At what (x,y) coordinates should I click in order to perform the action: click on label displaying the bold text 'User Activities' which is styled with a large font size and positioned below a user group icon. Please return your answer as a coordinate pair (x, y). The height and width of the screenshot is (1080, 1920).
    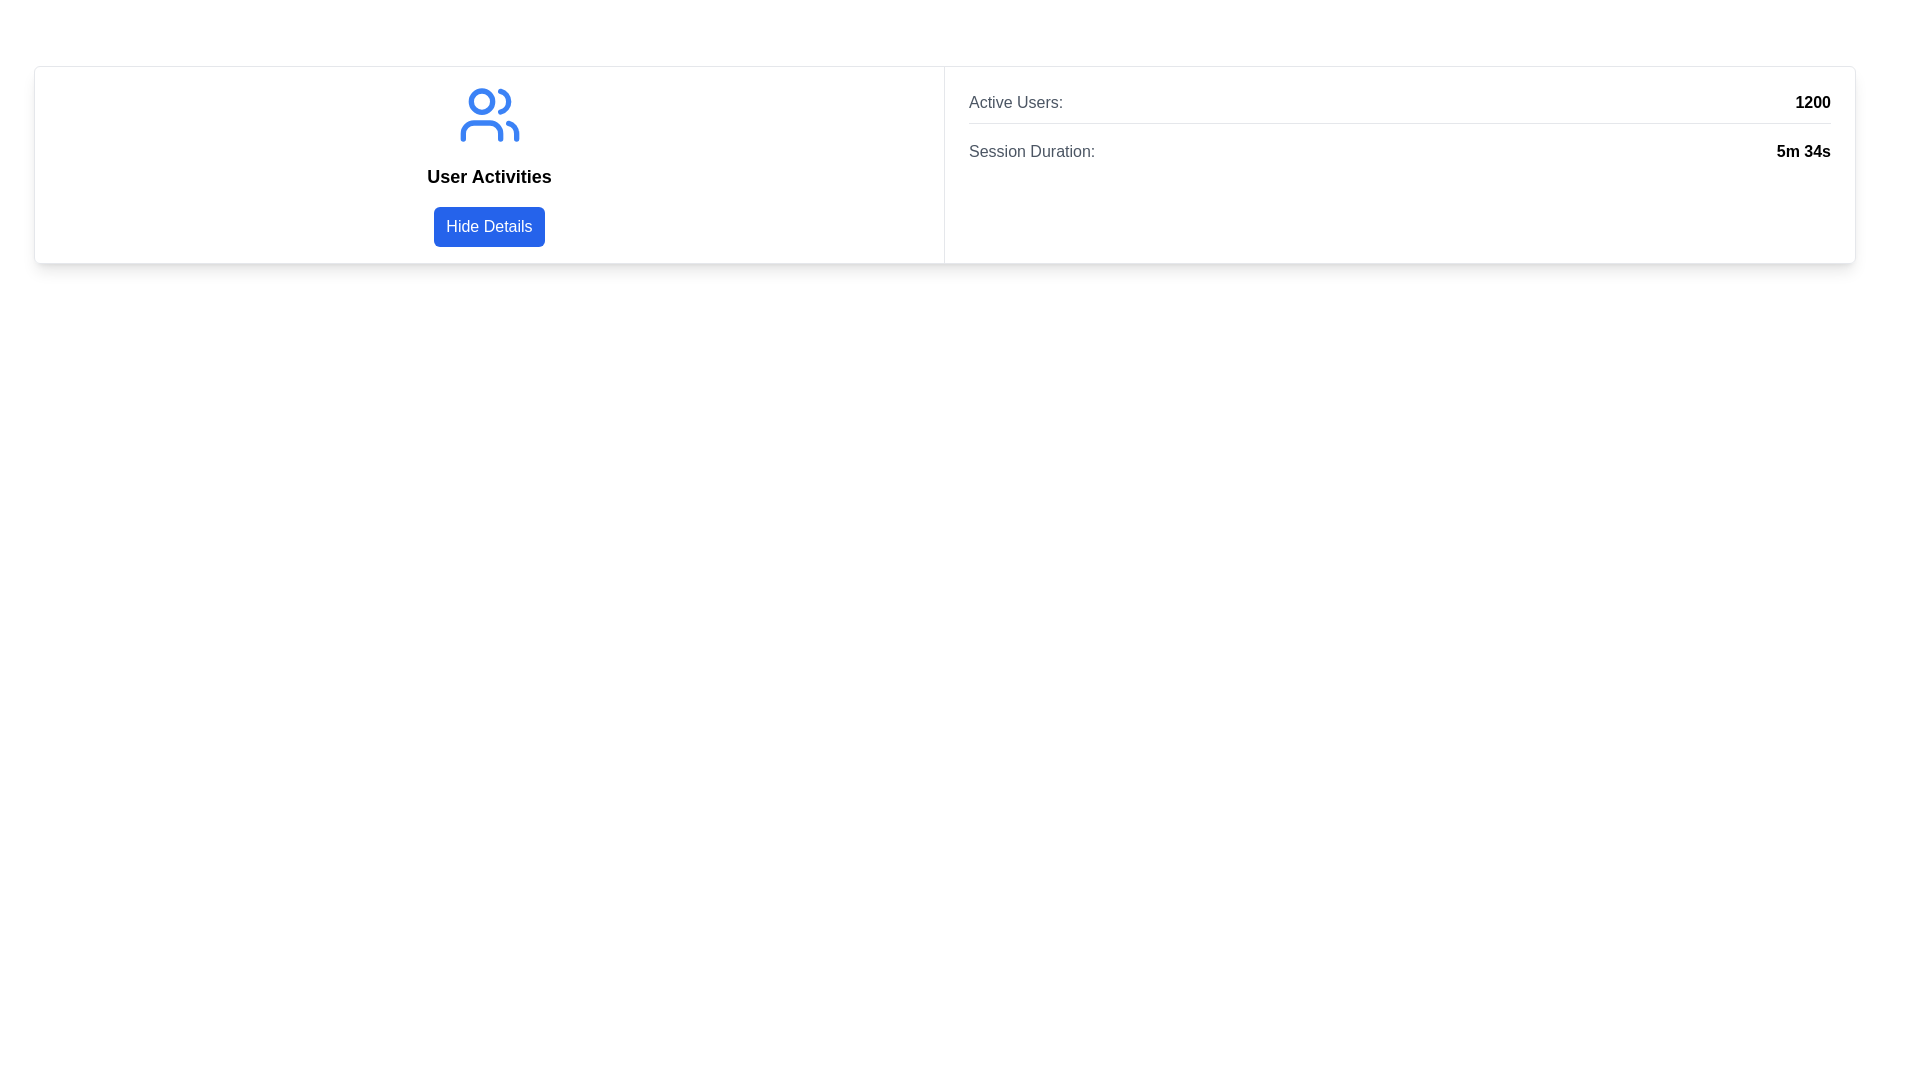
    Looking at the image, I should click on (489, 176).